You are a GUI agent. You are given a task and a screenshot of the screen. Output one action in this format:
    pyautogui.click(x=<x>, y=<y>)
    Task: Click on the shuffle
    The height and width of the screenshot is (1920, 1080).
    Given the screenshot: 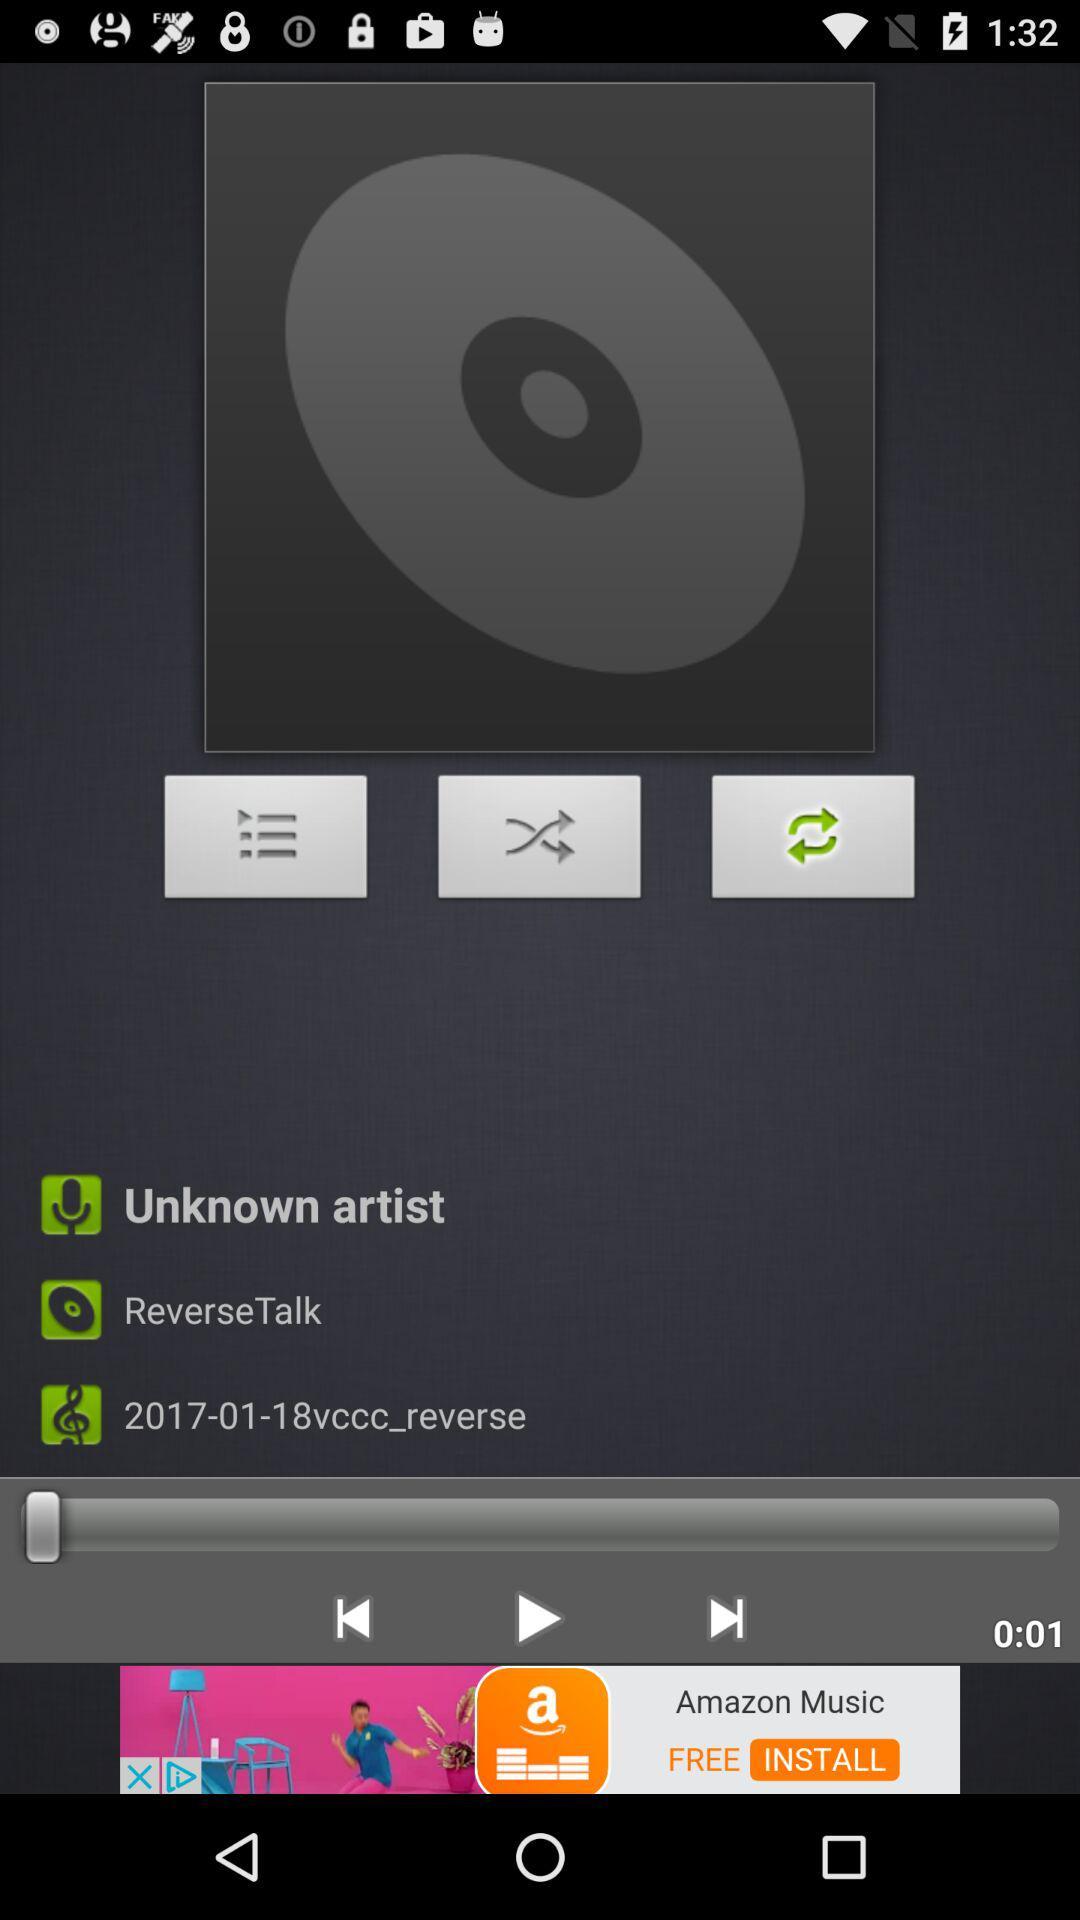 What is the action you would take?
    pyautogui.click(x=540, y=842)
    